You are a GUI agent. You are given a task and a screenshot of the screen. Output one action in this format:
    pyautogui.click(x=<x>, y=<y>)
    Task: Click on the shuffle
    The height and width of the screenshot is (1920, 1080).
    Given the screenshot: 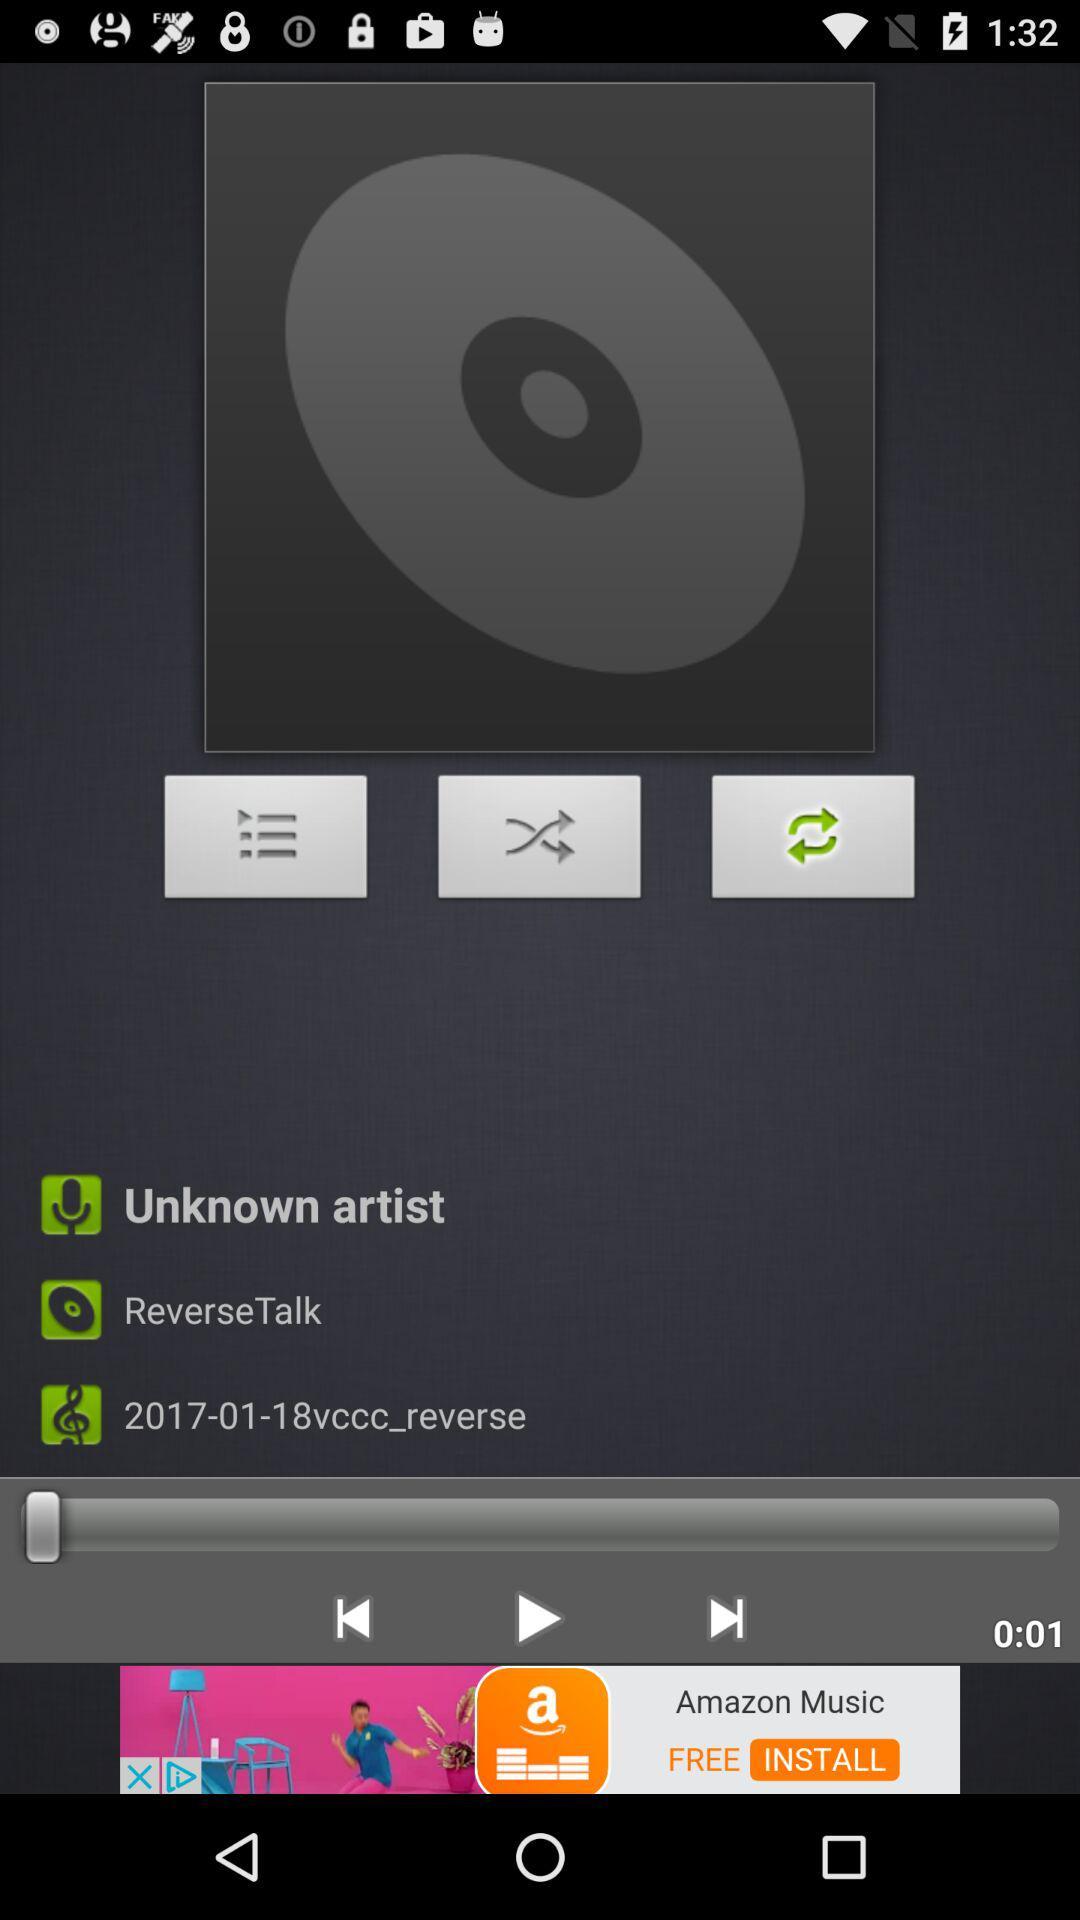 What is the action you would take?
    pyautogui.click(x=540, y=842)
    